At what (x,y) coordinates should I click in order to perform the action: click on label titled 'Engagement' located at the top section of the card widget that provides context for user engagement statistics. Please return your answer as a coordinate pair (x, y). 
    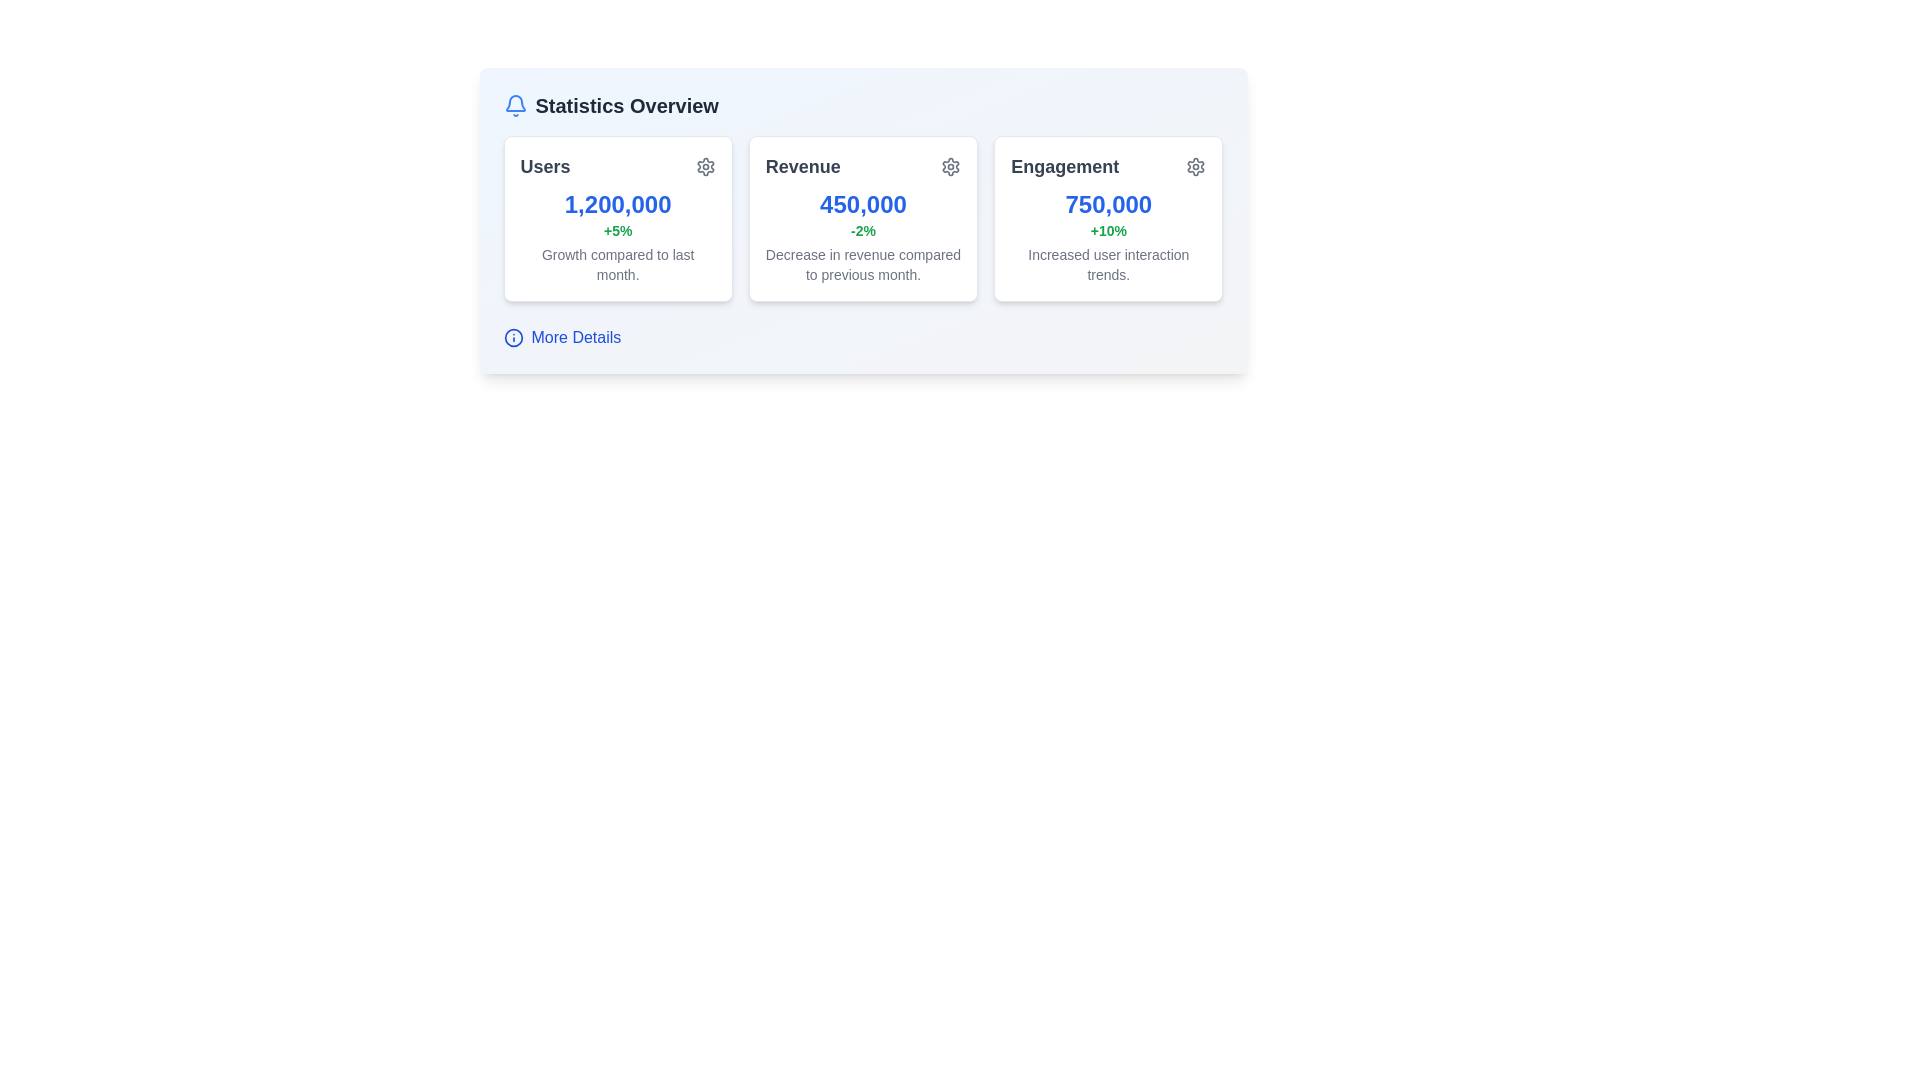
    Looking at the image, I should click on (1107, 165).